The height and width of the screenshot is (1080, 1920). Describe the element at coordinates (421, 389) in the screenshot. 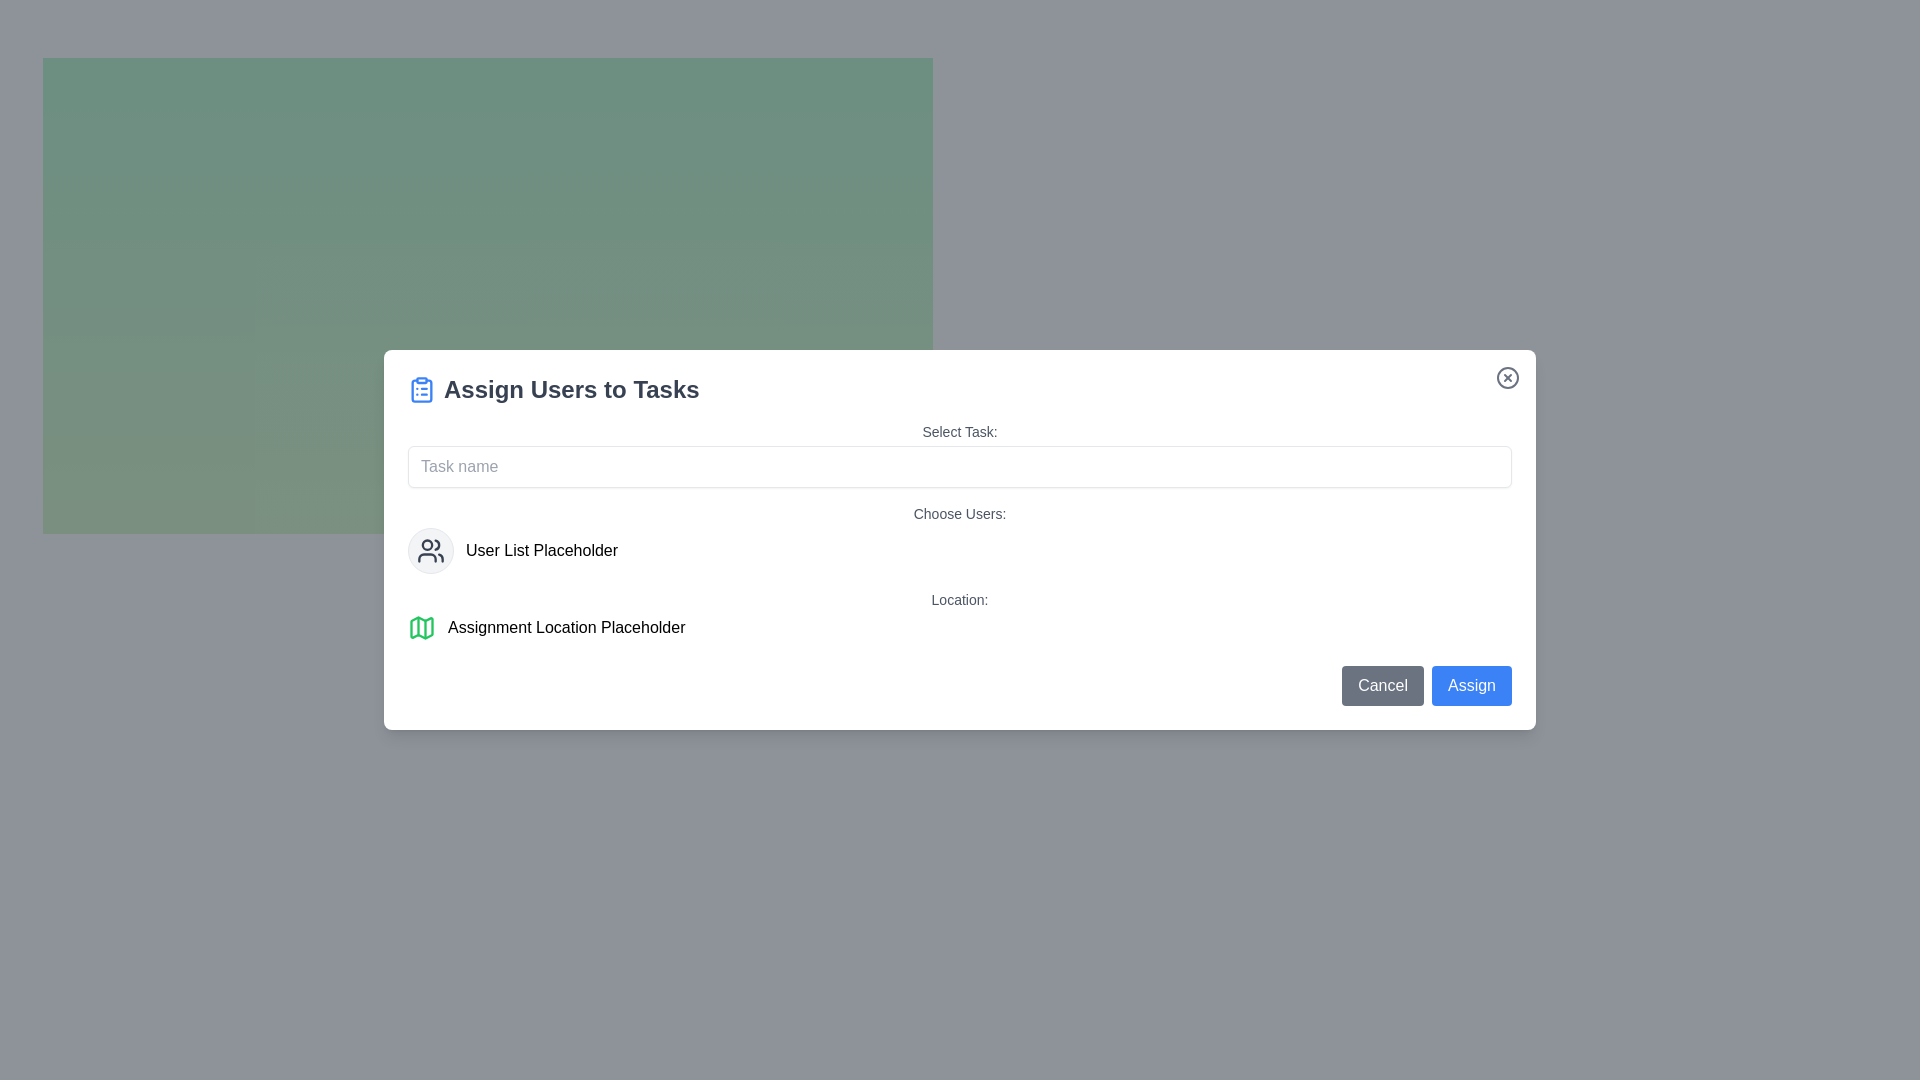

I see `the blue clipboard icon located to the left of the text 'Assign Users to Tasks' in the header area` at that location.